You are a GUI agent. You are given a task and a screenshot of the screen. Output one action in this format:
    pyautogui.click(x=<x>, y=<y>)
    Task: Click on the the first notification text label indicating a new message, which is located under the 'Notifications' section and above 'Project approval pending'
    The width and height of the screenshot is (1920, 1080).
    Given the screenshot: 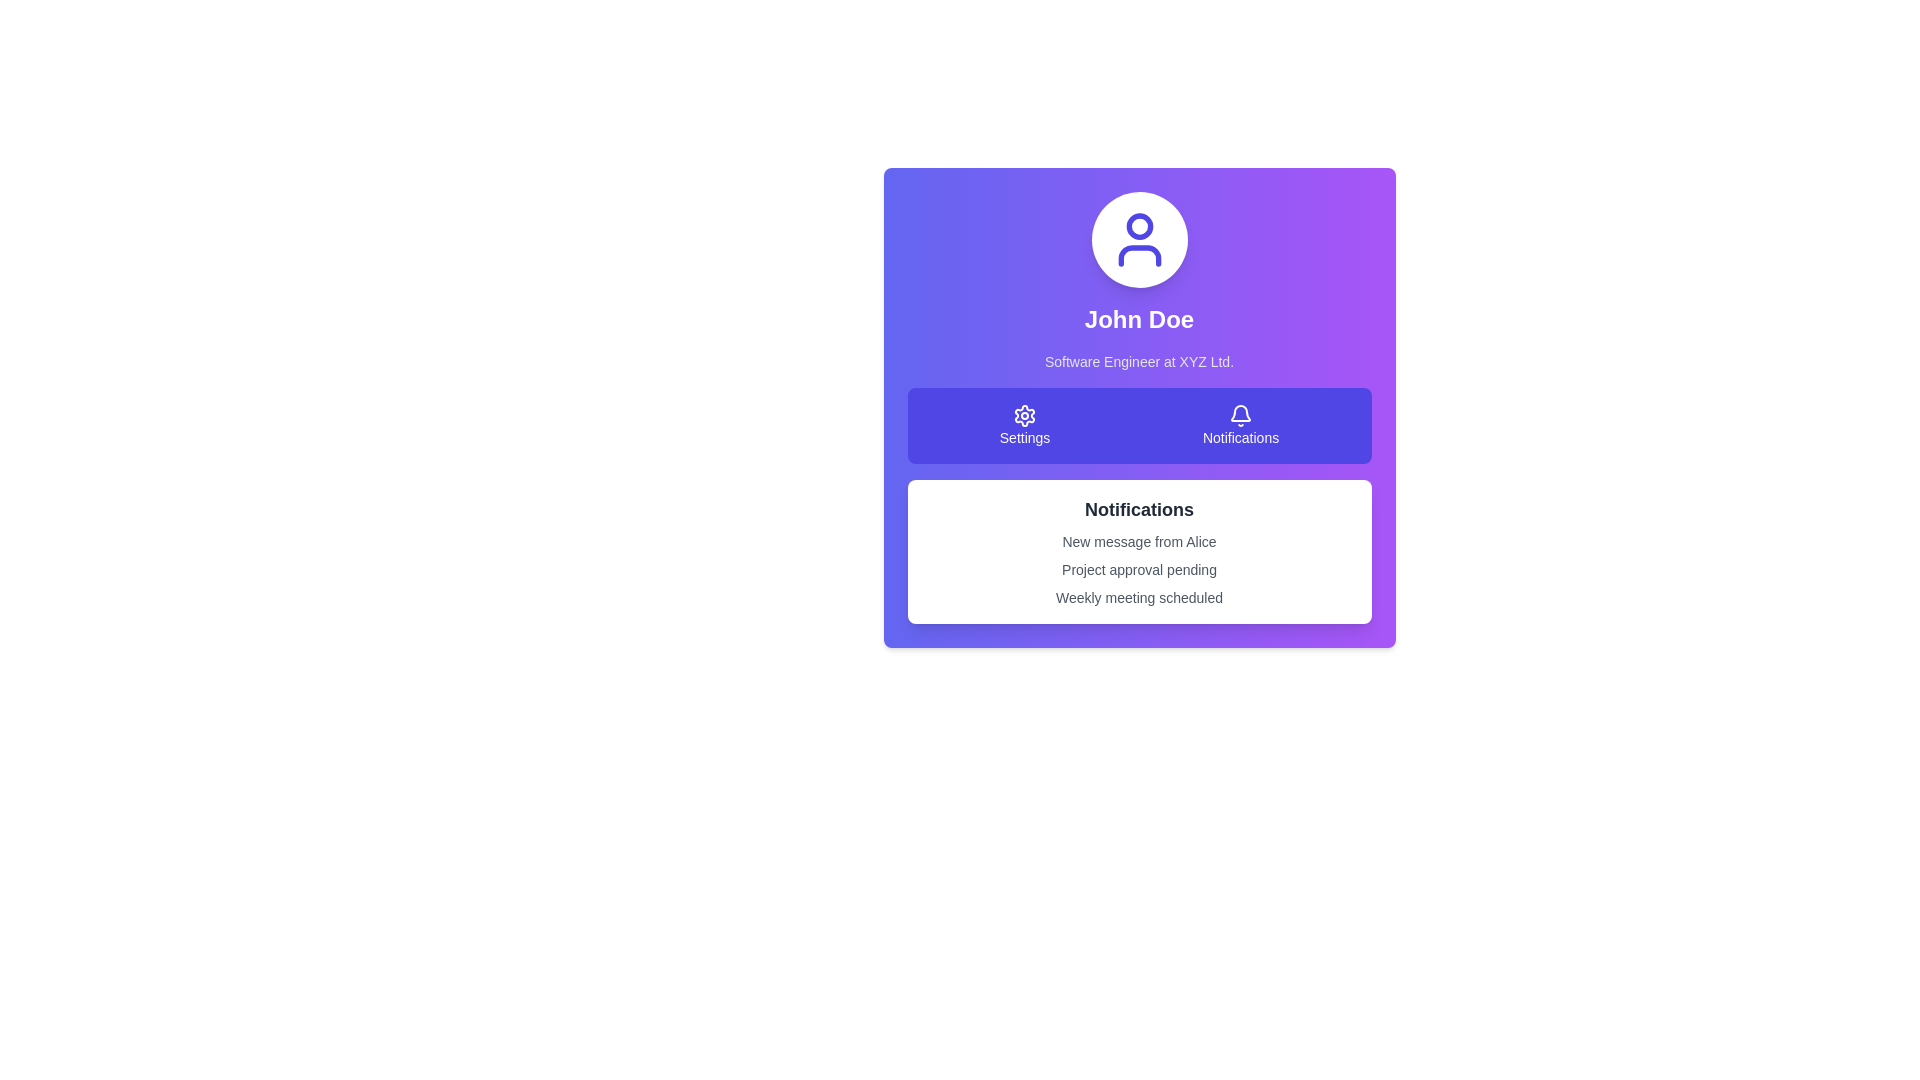 What is the action you would take?
    pyautogui.click(x=1139, y=542)
    